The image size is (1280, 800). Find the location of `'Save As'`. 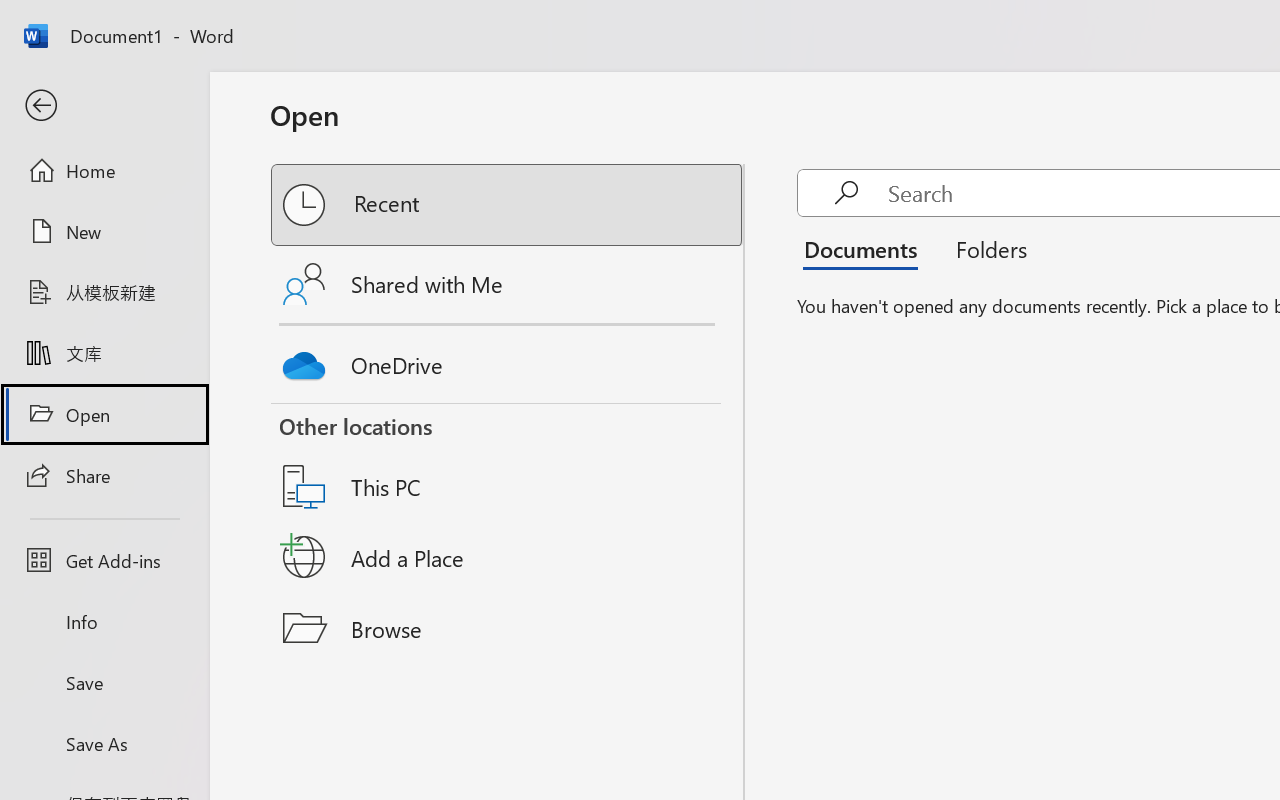

'Save As' is located at coordinates (103, 743).